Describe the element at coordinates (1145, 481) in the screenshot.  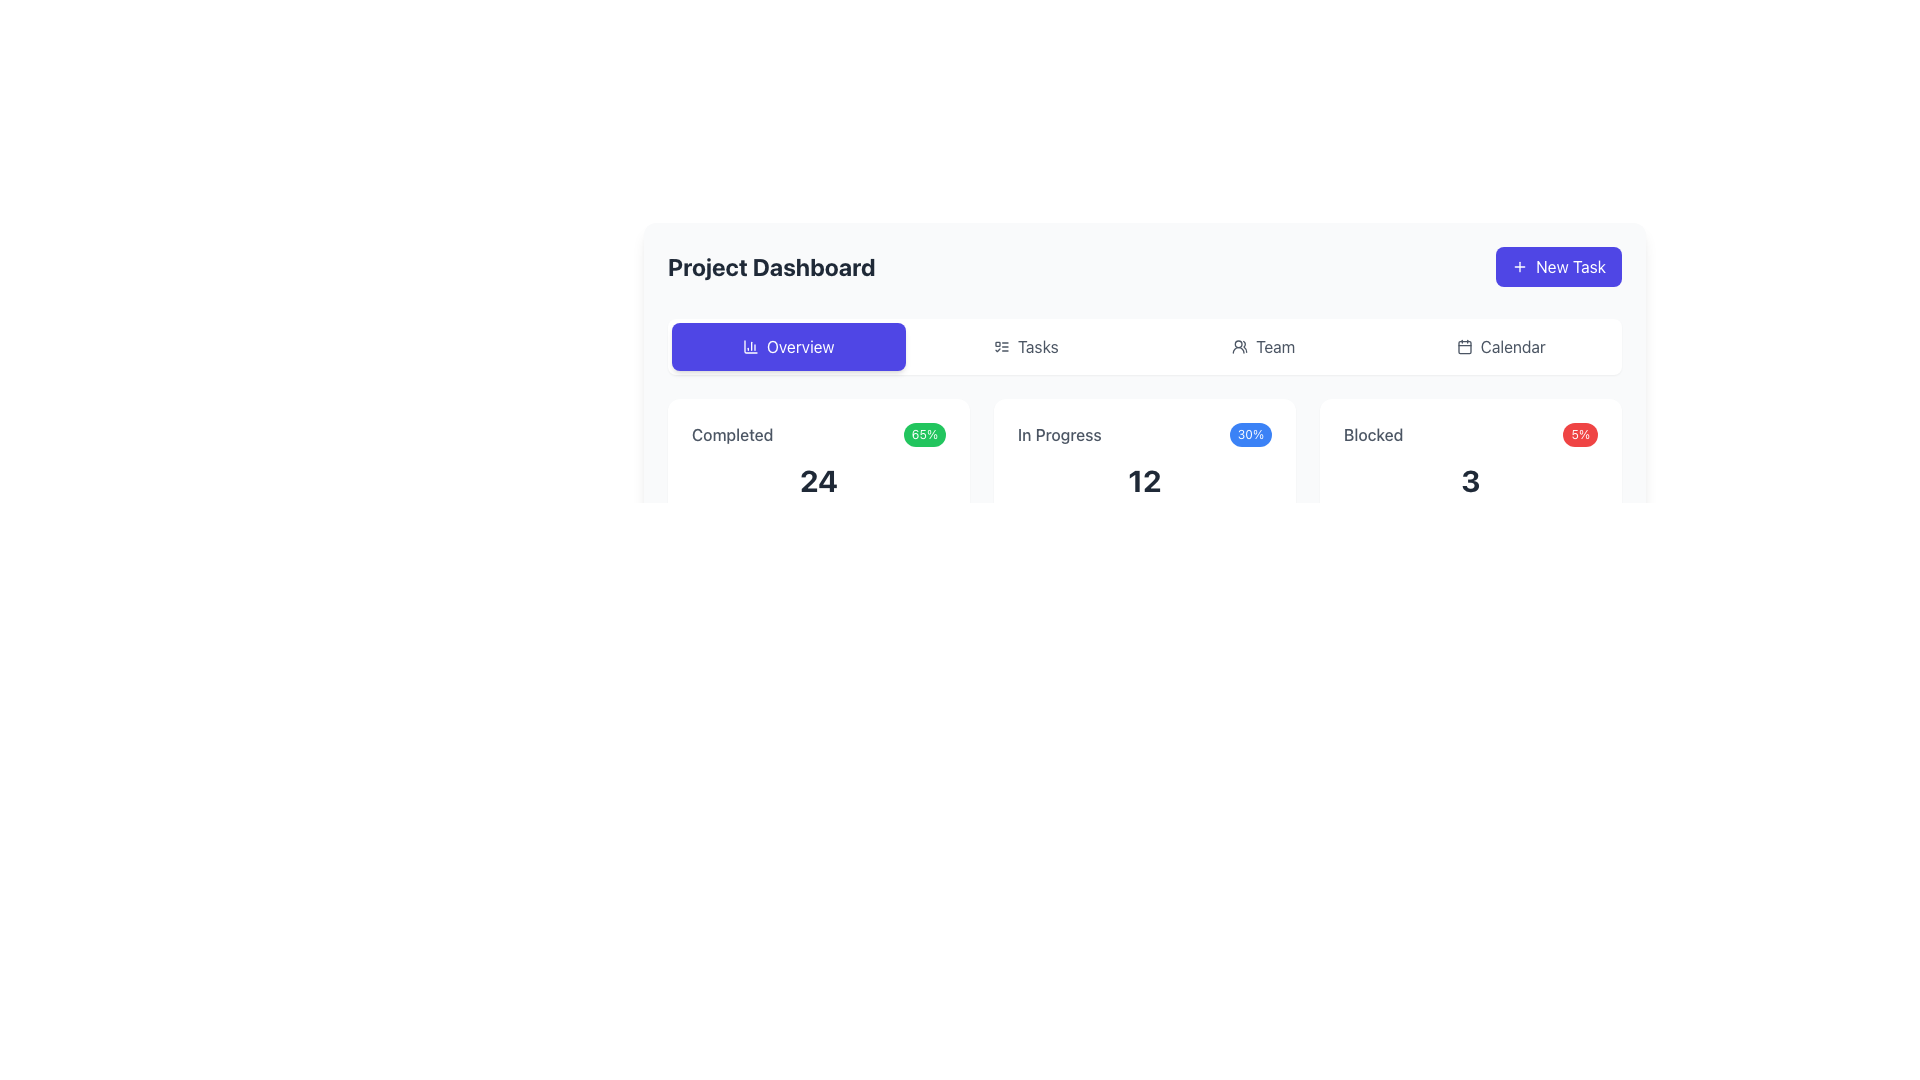
I see `the text display showing the number '12' in a bold, large font styled in dark gray, located centrally in the lower half of the card representing 'In Progress'` at that location.